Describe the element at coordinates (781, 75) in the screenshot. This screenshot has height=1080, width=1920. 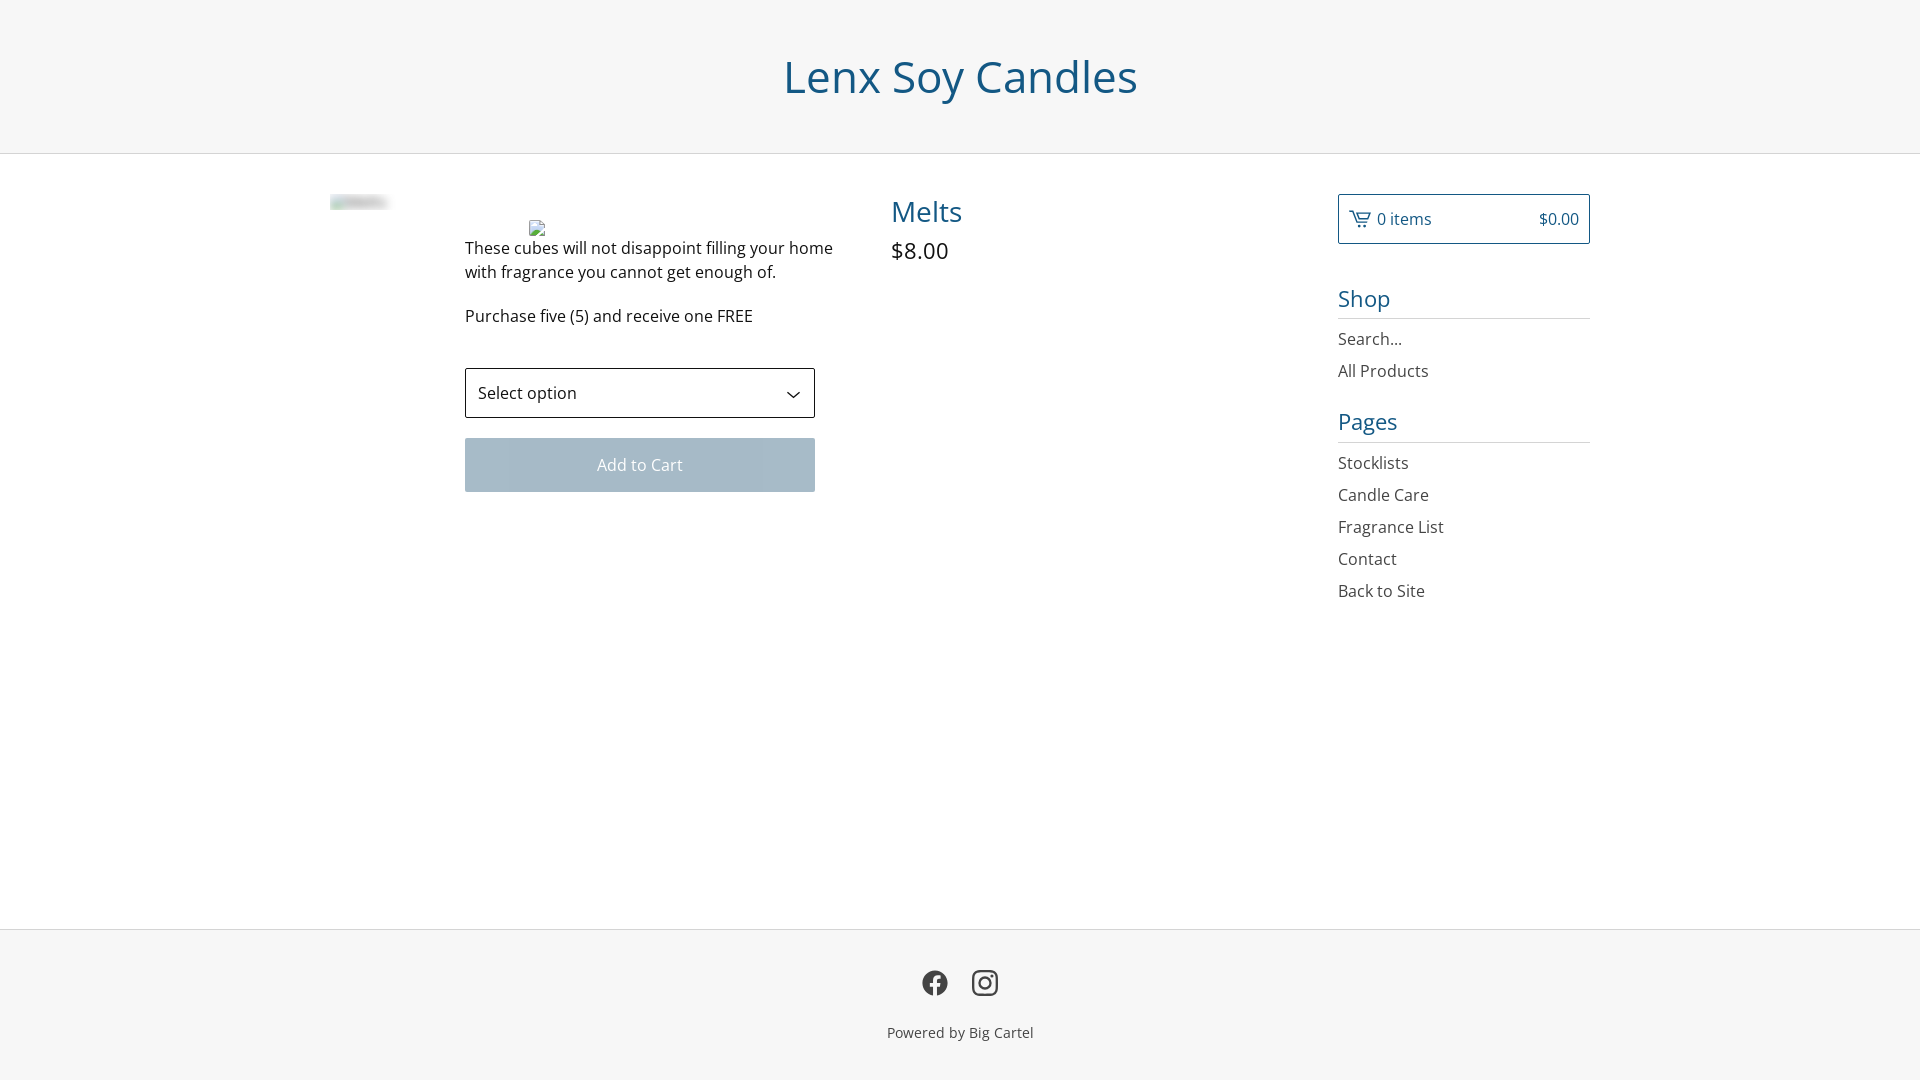
I see `'Lenx Soy Candles'` at that location.